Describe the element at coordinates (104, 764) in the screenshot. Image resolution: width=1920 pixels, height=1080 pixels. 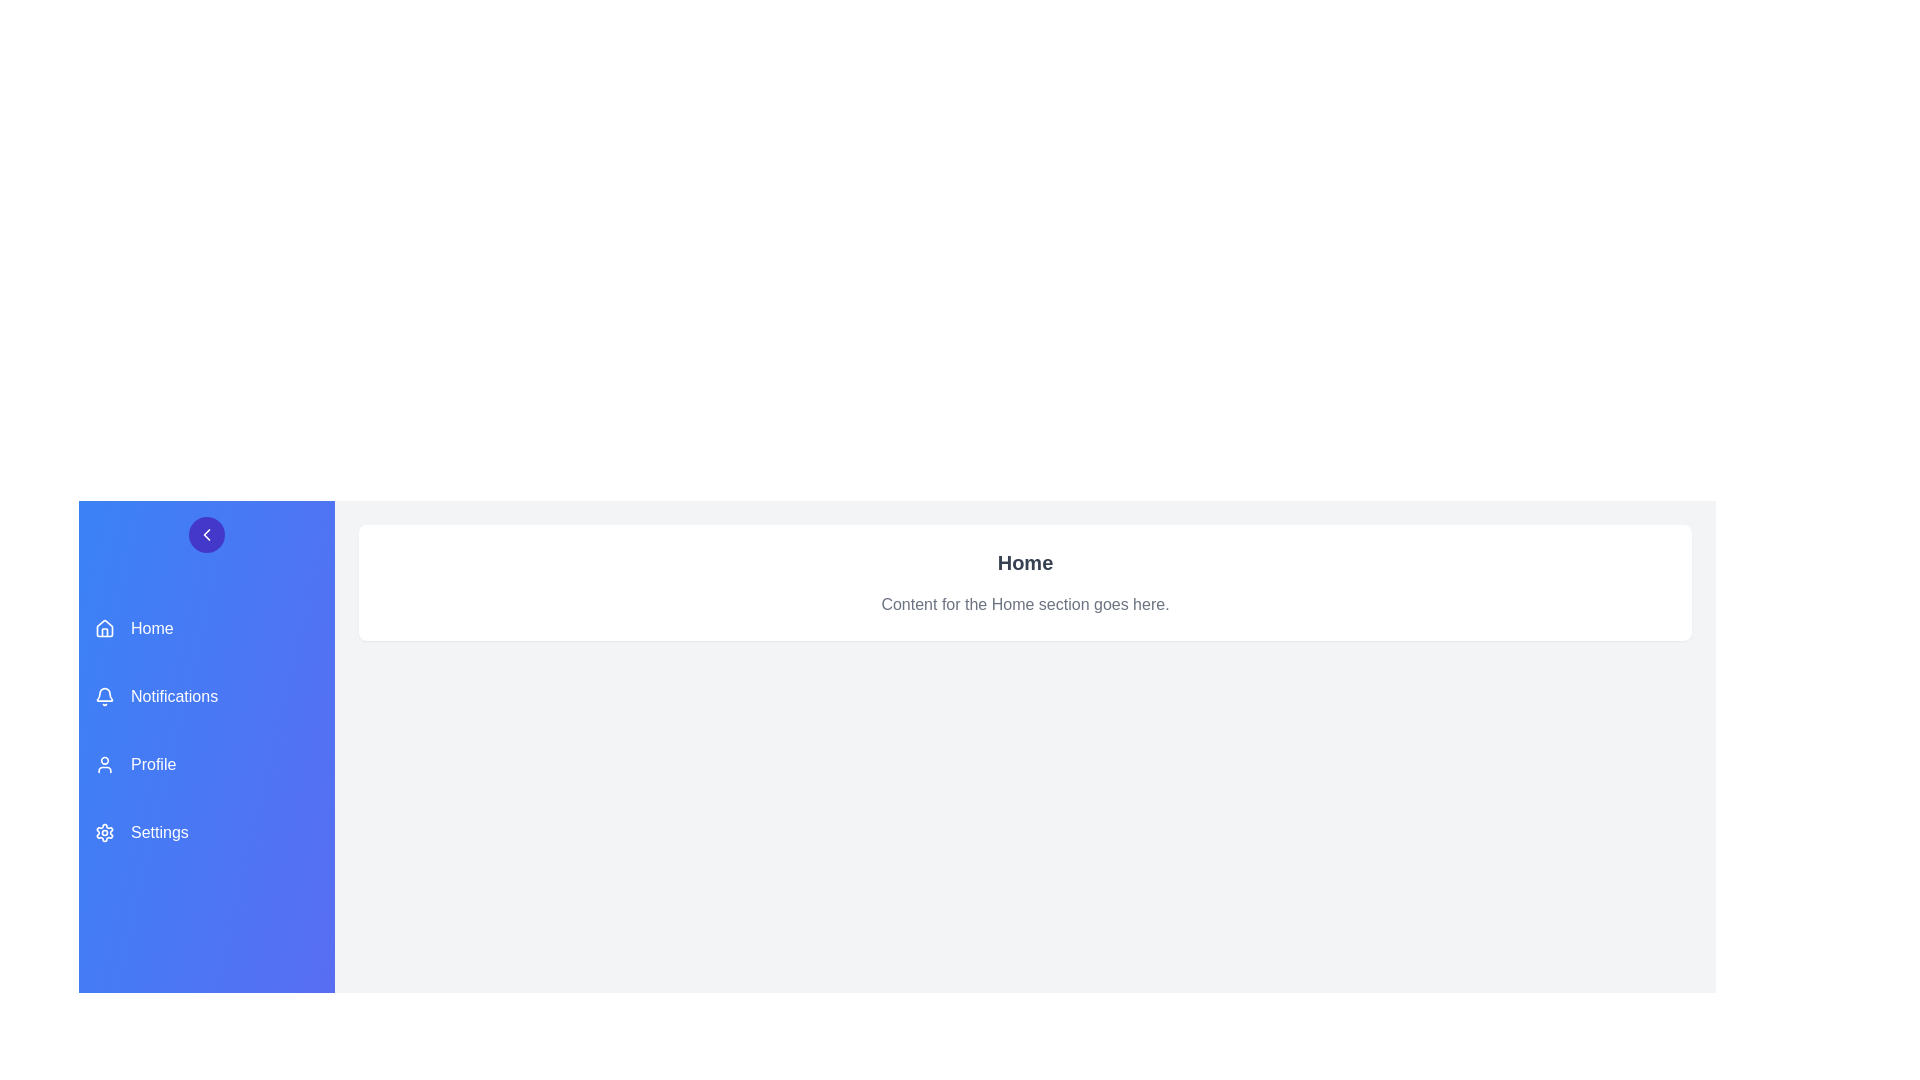
I see `the 'Profile' icon in the vertical navigation menu, which is the third icon from the top and located to the left of the 'Profile' label text` at that location.